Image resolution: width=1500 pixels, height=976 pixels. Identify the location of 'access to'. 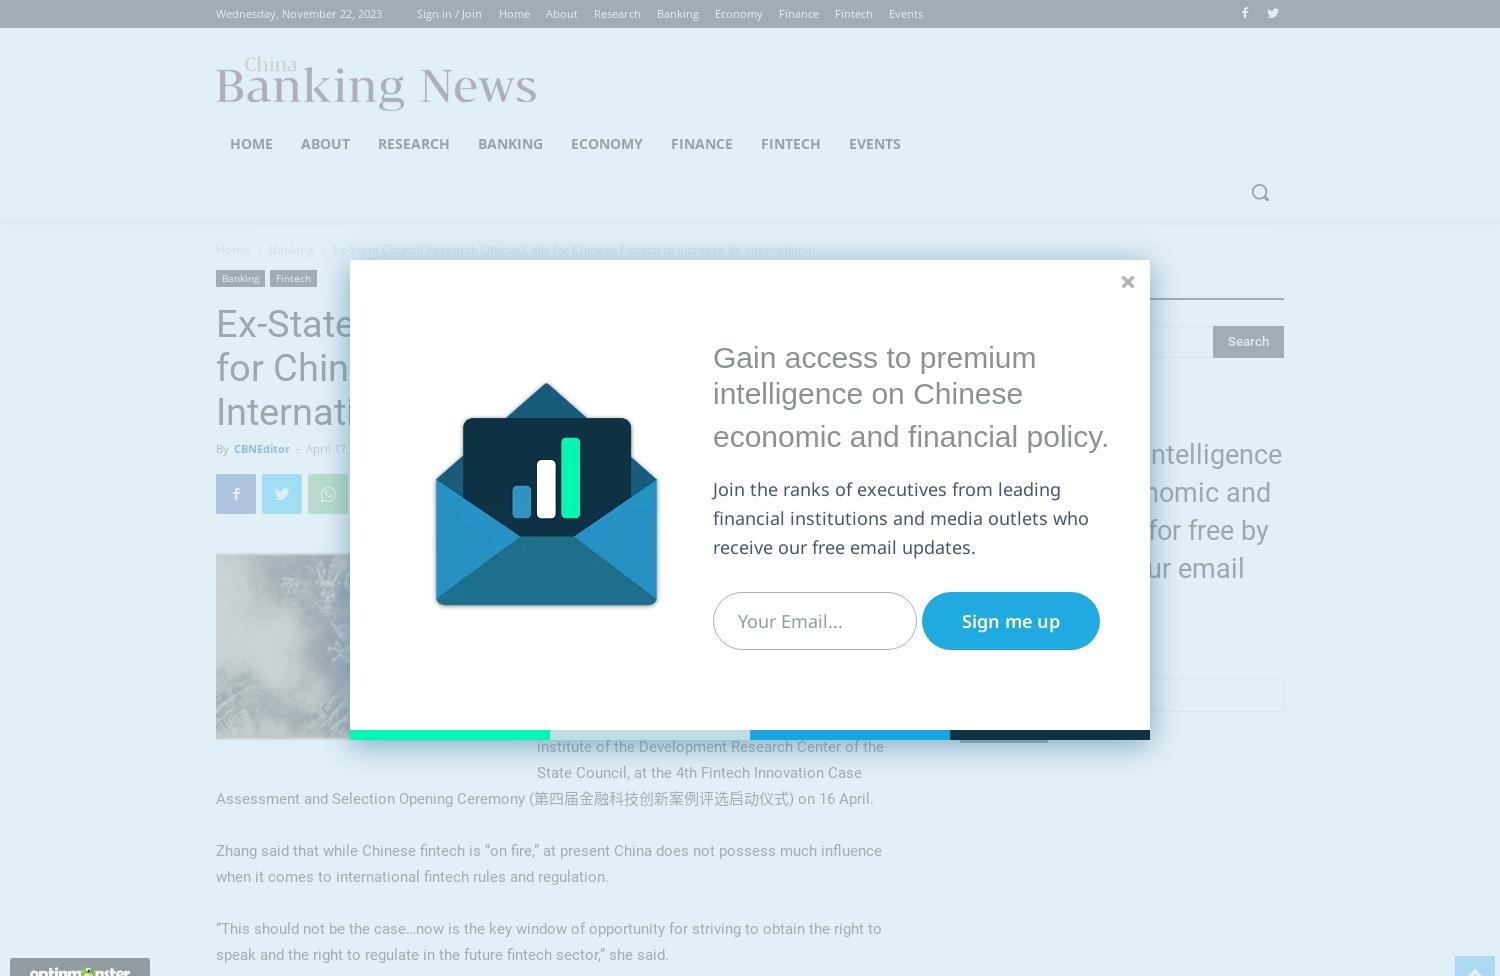
(784, 357).